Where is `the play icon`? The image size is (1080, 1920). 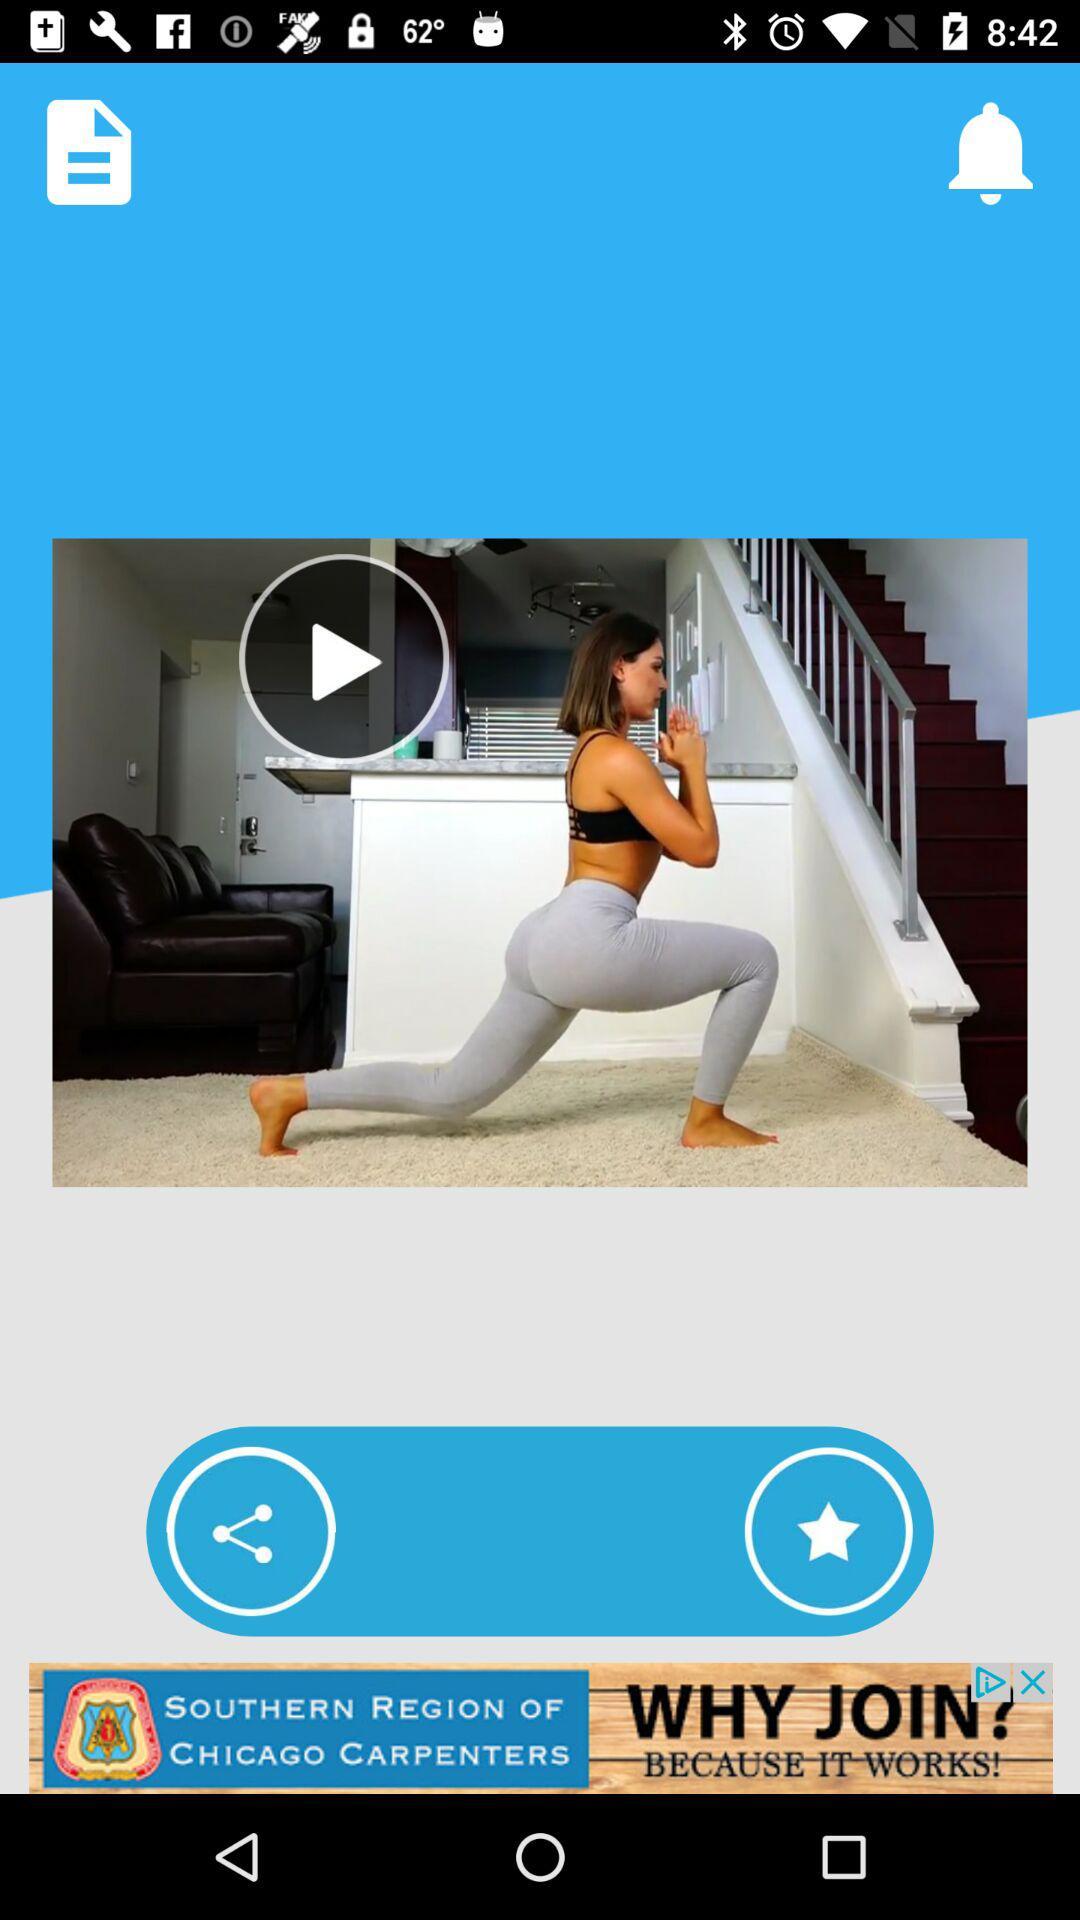 the play icon is located at coordinates (343, 659).